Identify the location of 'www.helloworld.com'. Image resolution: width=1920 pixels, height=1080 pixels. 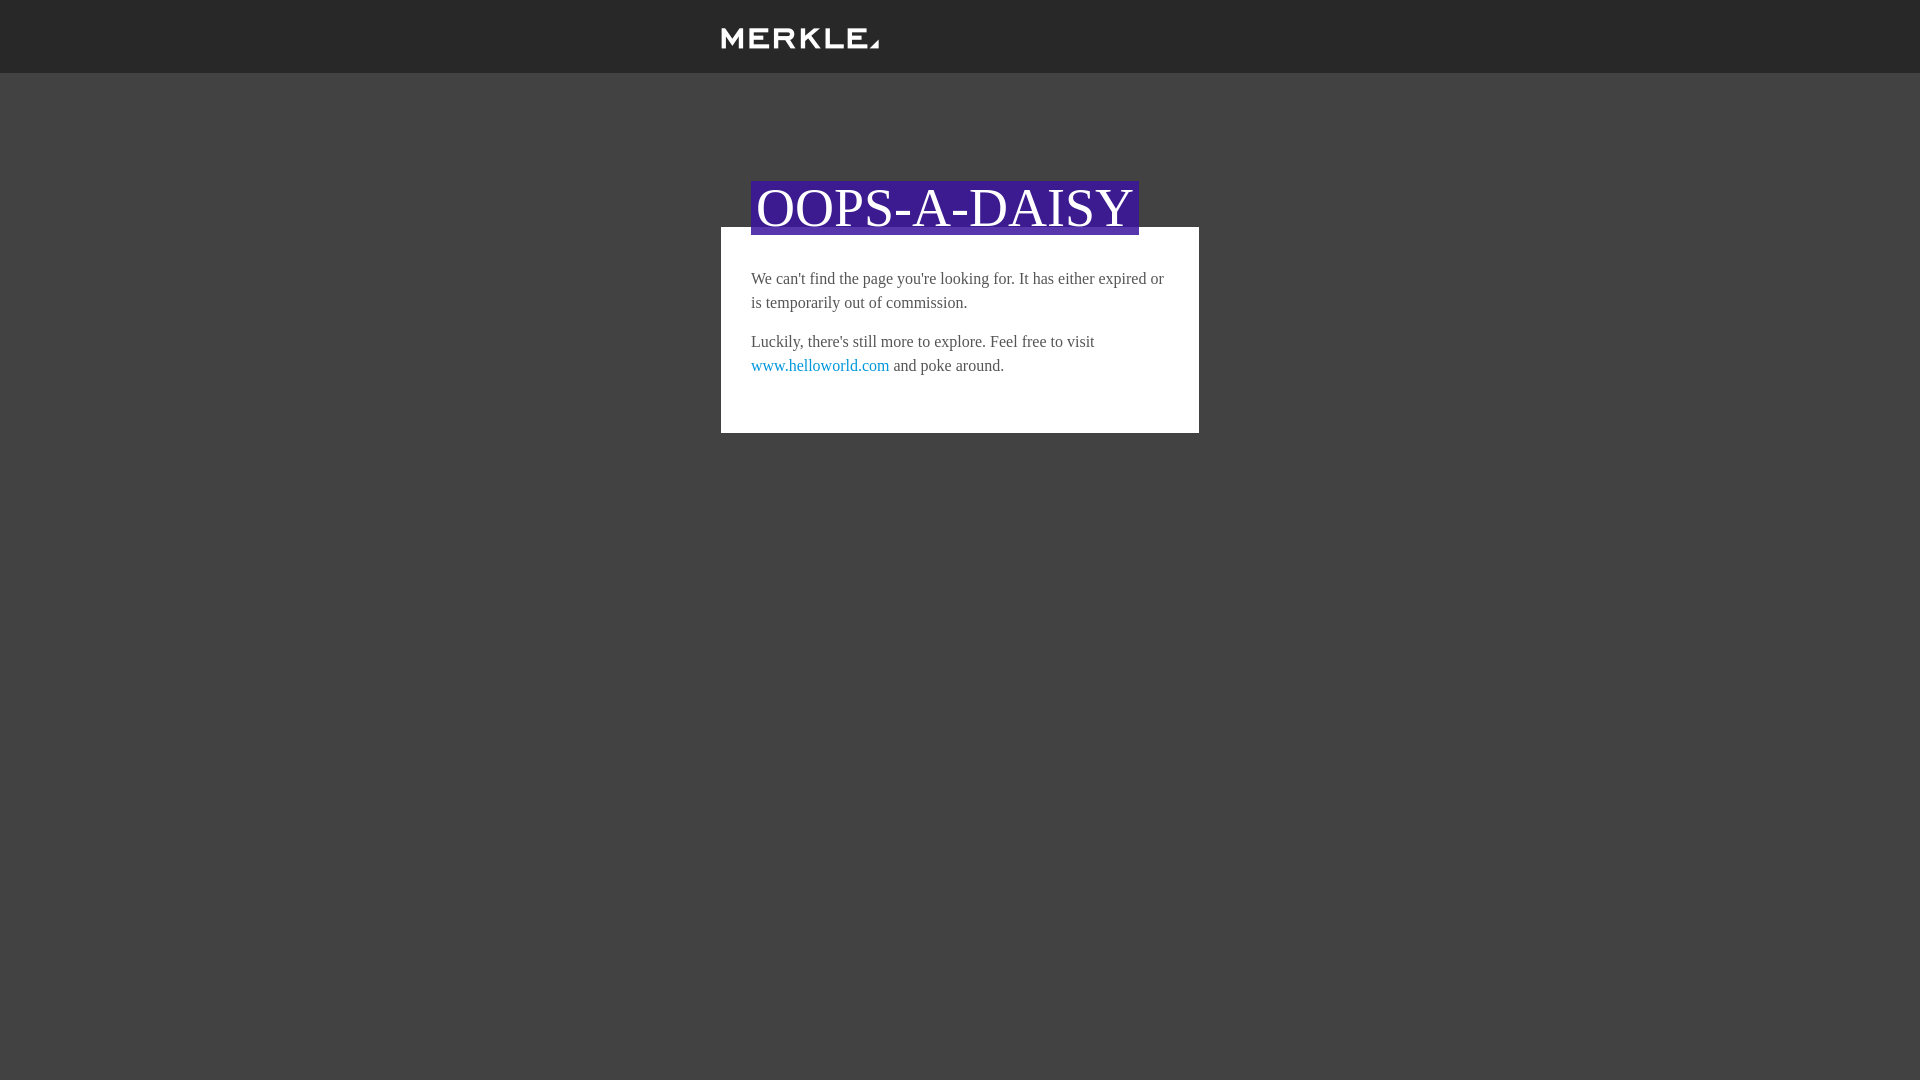
(749, 365).